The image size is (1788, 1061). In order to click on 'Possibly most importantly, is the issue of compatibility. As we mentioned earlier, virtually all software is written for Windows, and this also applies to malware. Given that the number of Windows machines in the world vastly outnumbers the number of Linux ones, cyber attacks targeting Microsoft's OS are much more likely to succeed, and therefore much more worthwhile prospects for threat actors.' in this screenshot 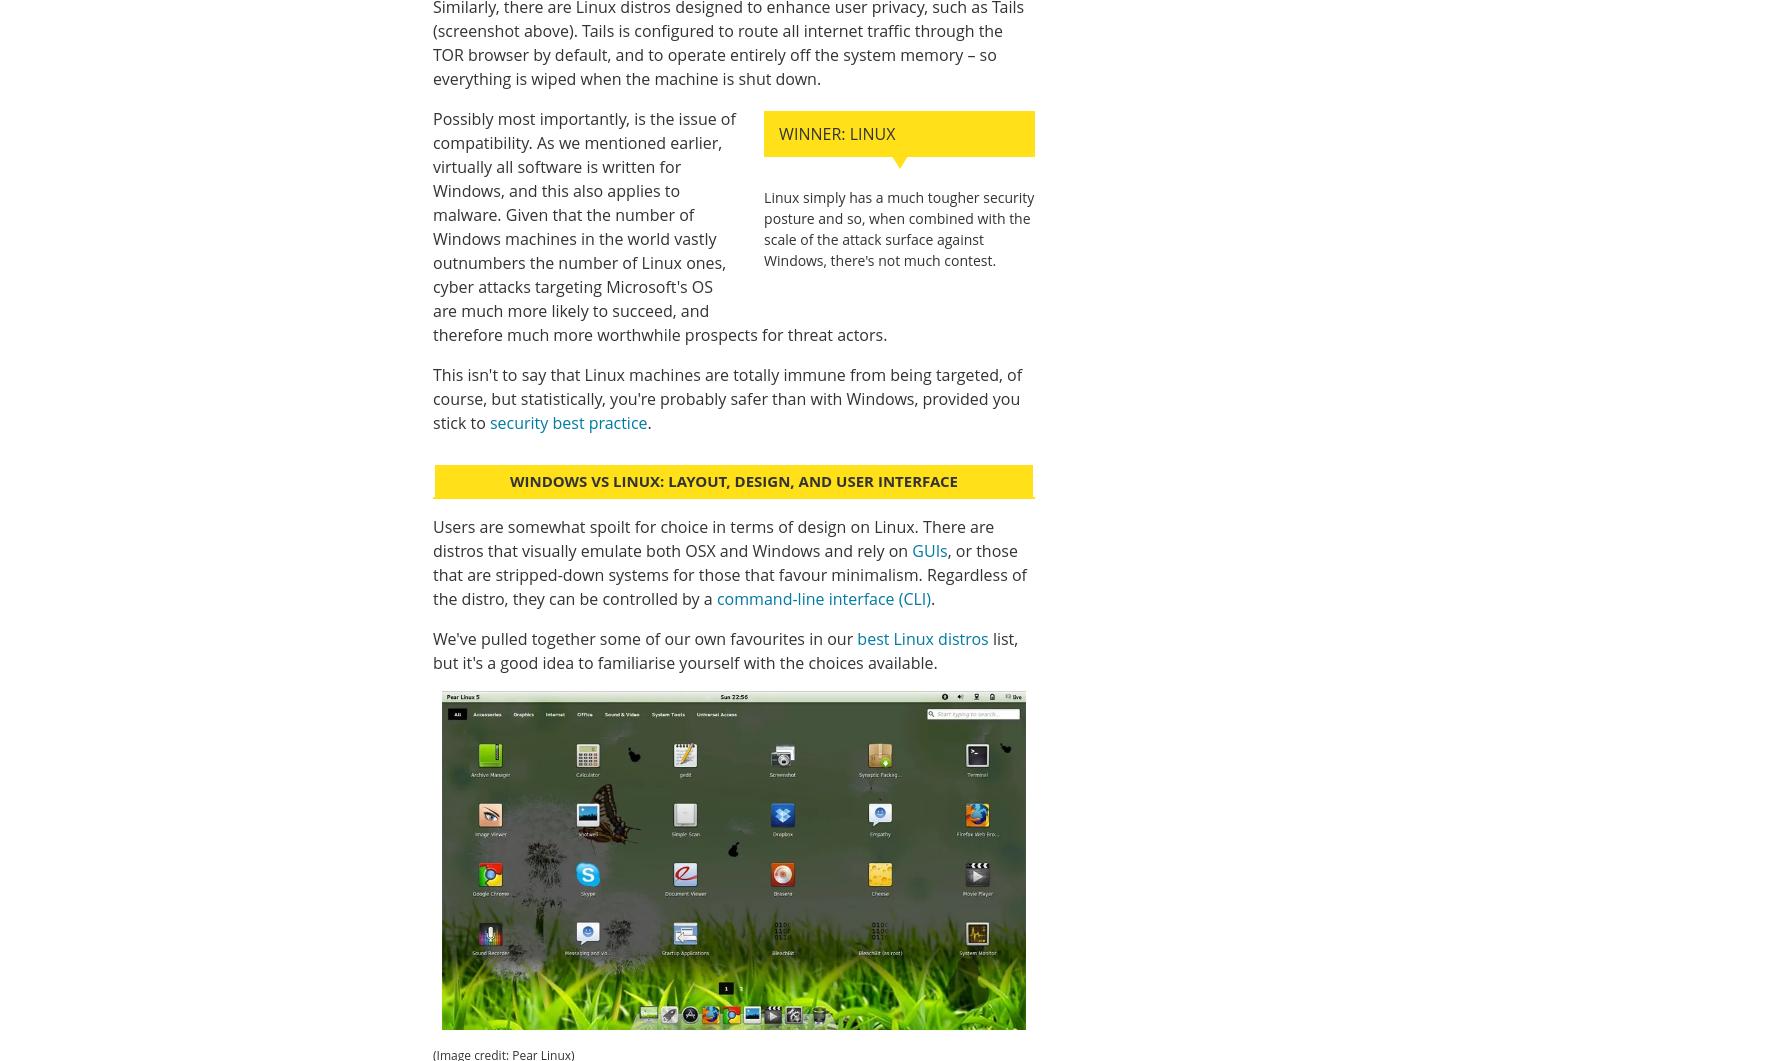, I will do `click(659, 224)`.